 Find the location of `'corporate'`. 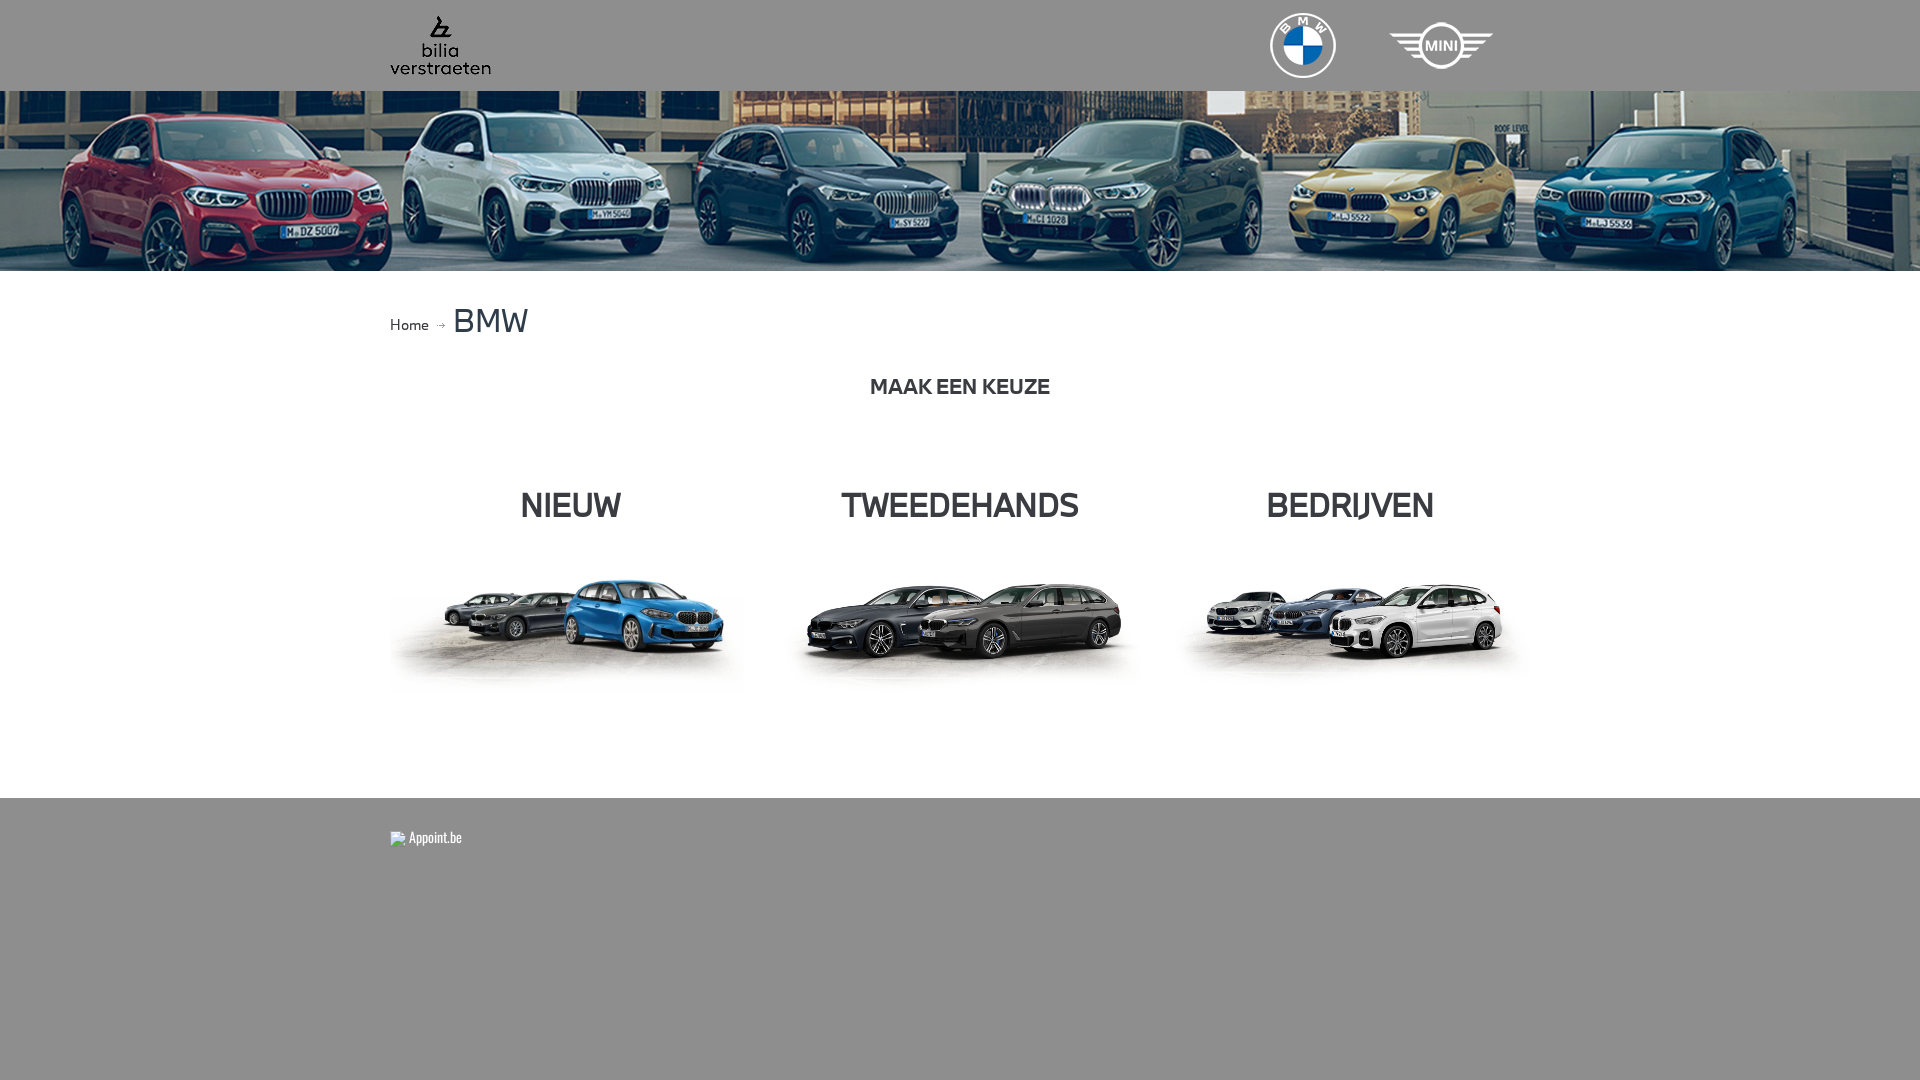

'corporate' is located at coordinates (1349, 616).